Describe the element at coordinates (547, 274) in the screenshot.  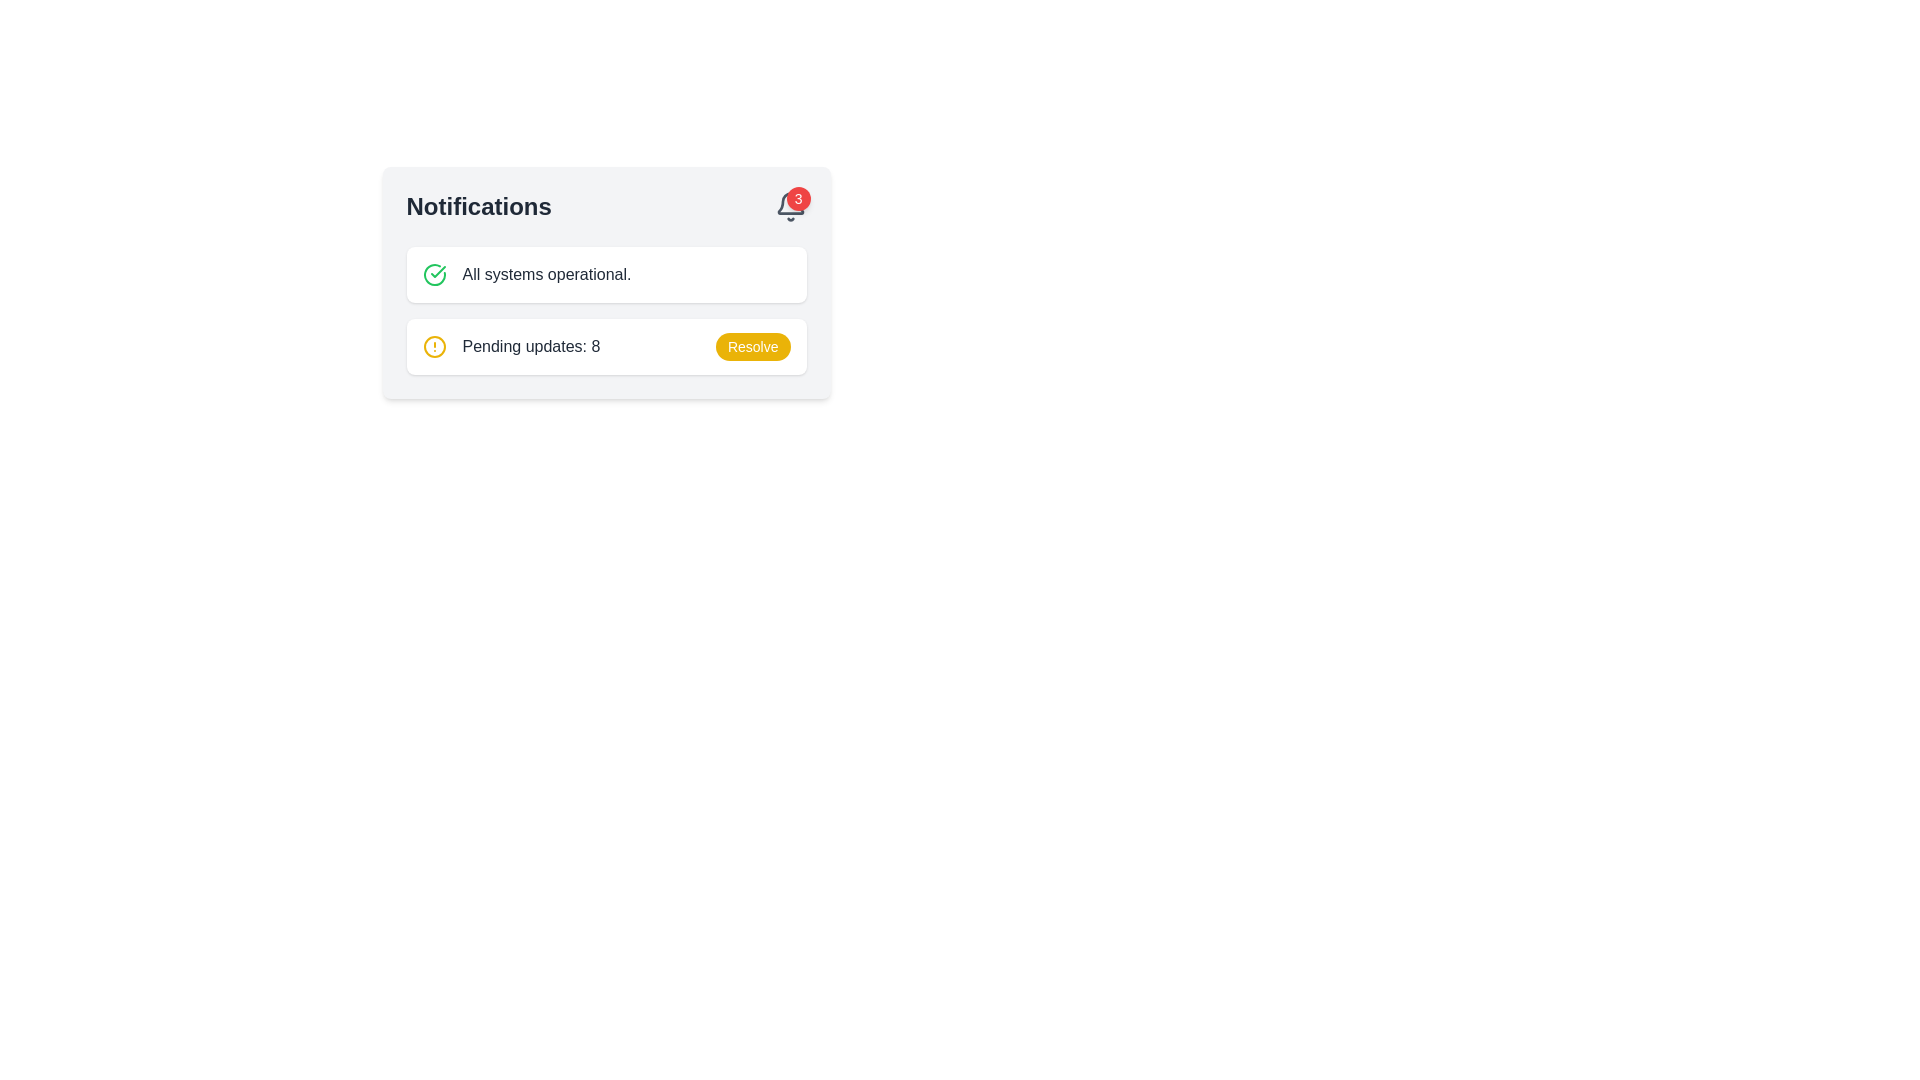
I see `status text displayed in the first notification card indicating that all systems are functioning properly, located next to a green checkmark icon` at that location.